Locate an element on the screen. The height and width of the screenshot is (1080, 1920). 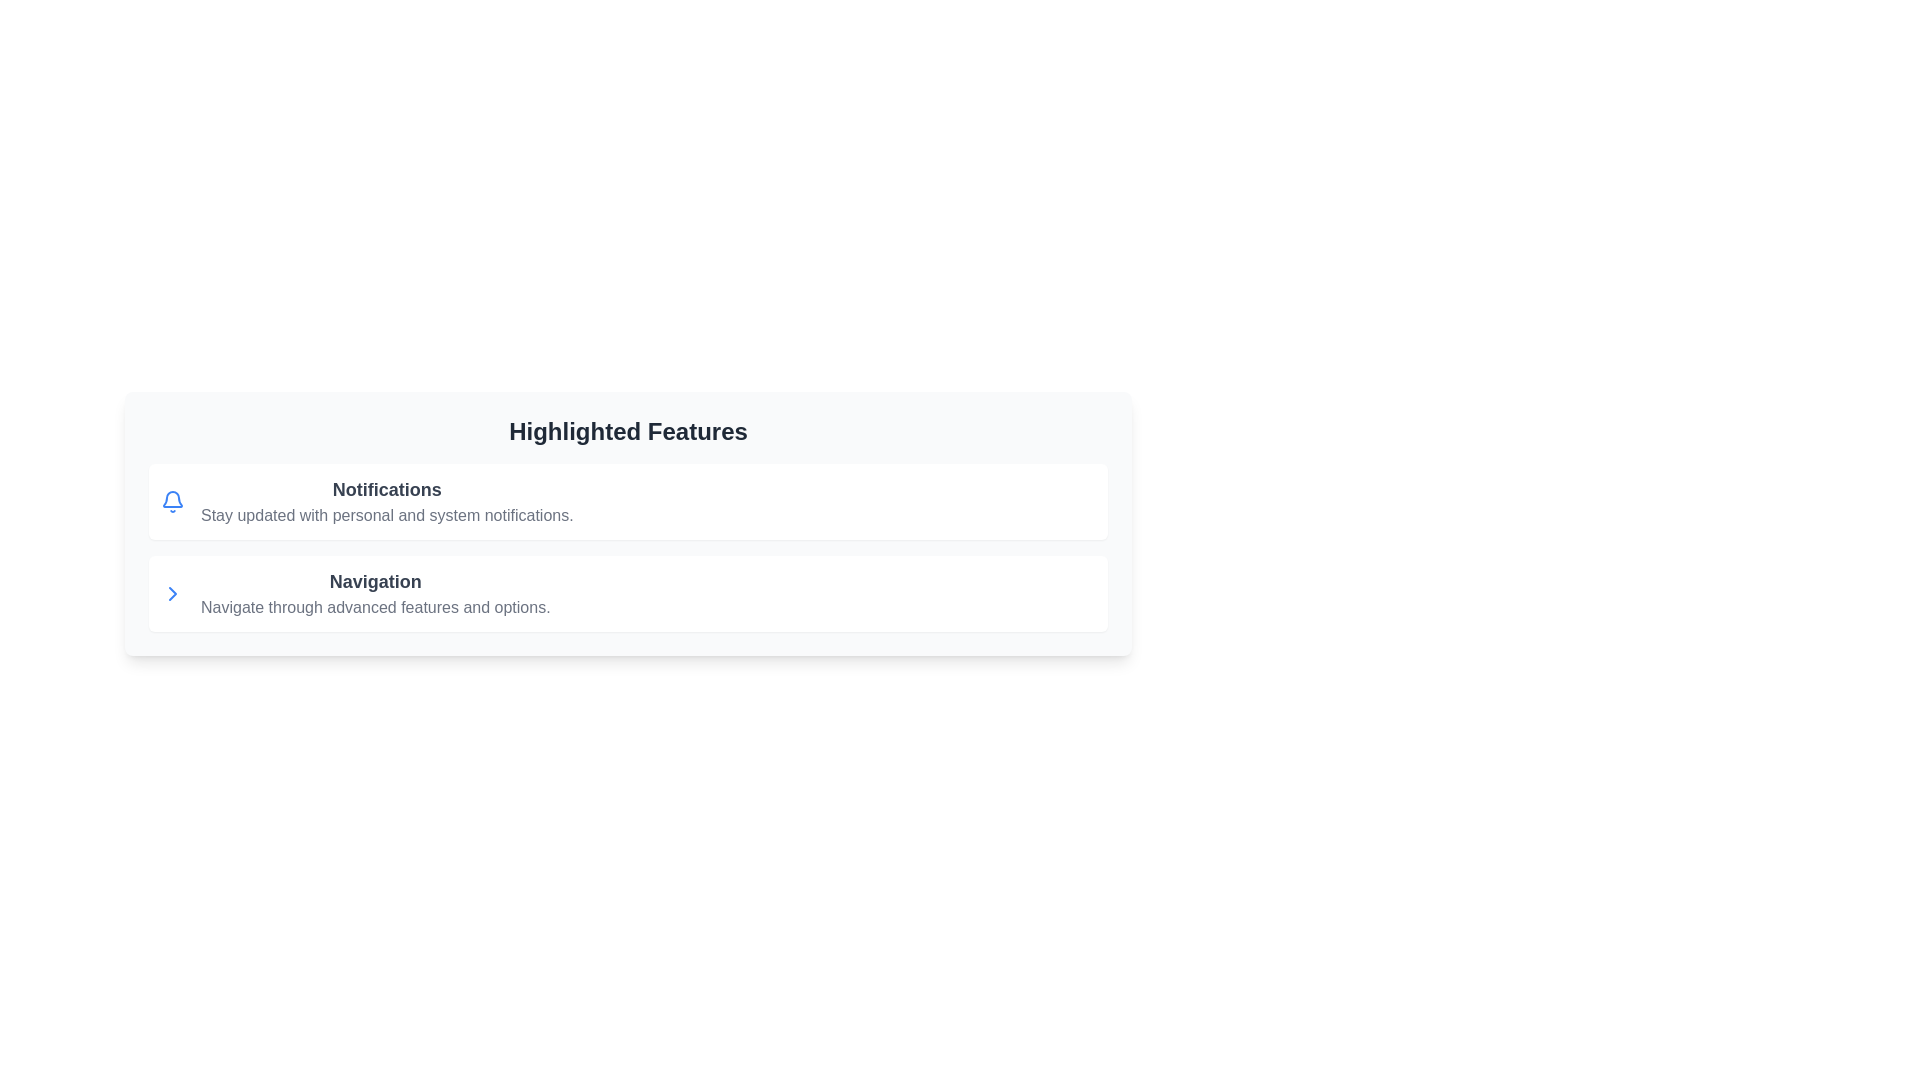
the chevron icon located at the right end of the 'Highlighted Features' card's second row, titled 'Navigation' is located at coordinates (172, 593).